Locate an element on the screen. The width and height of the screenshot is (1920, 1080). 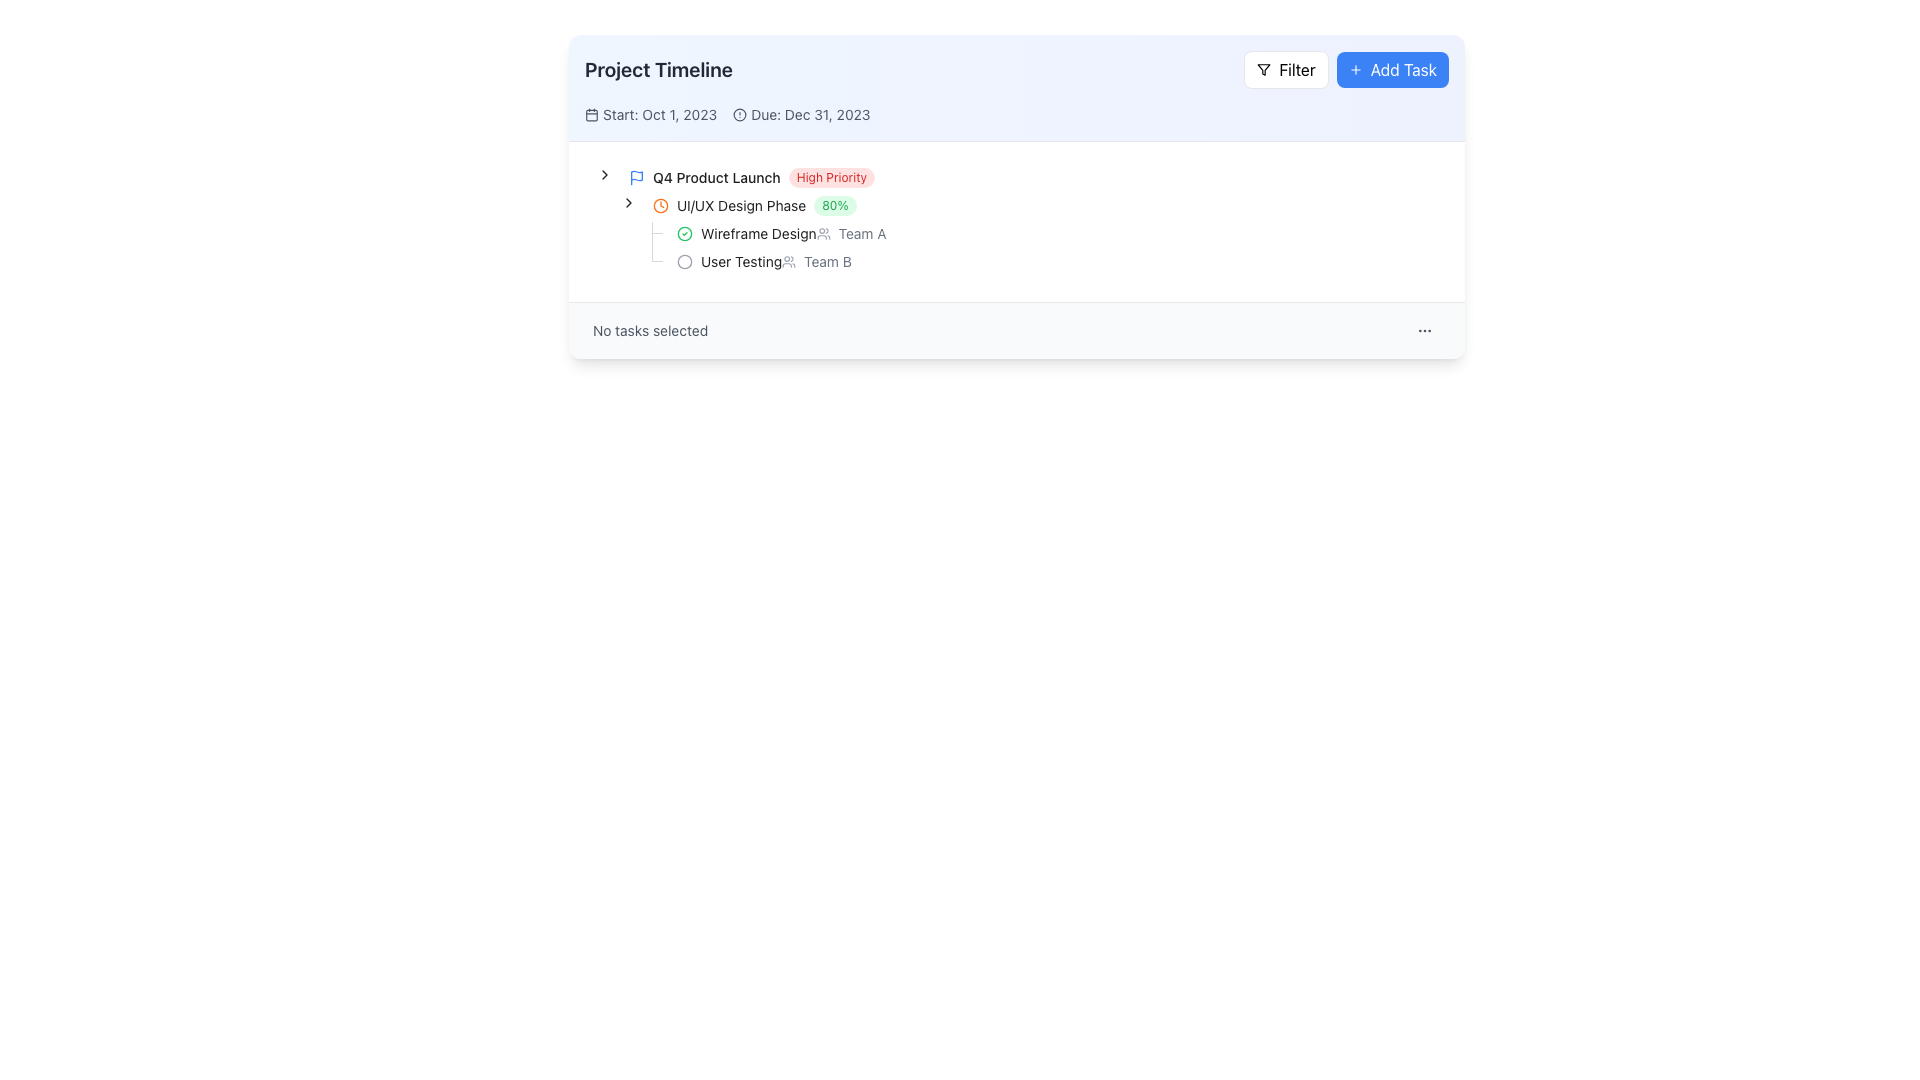
on the tree node item displaying 'Q4 Product Launch' with a red 'High Priority' label and a blue flag icon is located at coordinates (751, 176).